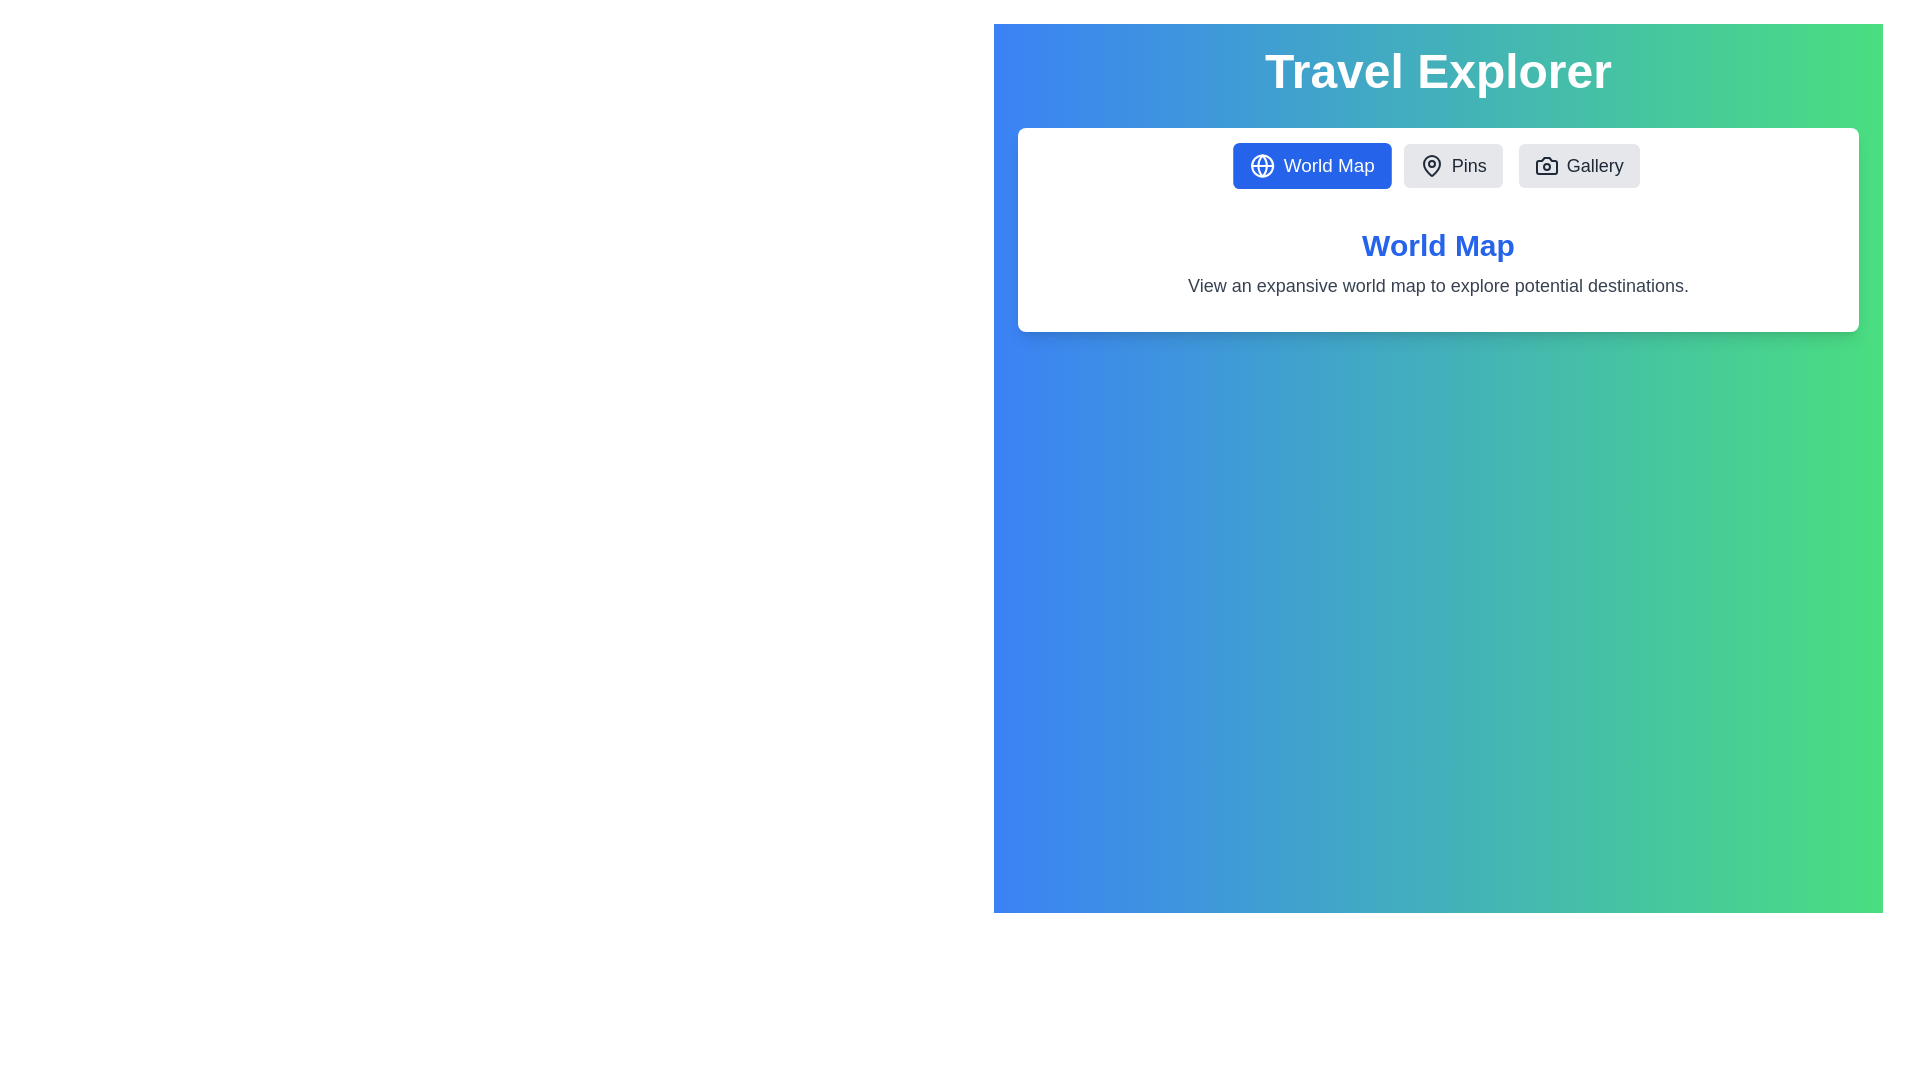 This screenshot has height=1080, width=1920. Describe the element at coordinates (1578, 164) in the screenshot. I see `the tab labeled Gallery` at that location.